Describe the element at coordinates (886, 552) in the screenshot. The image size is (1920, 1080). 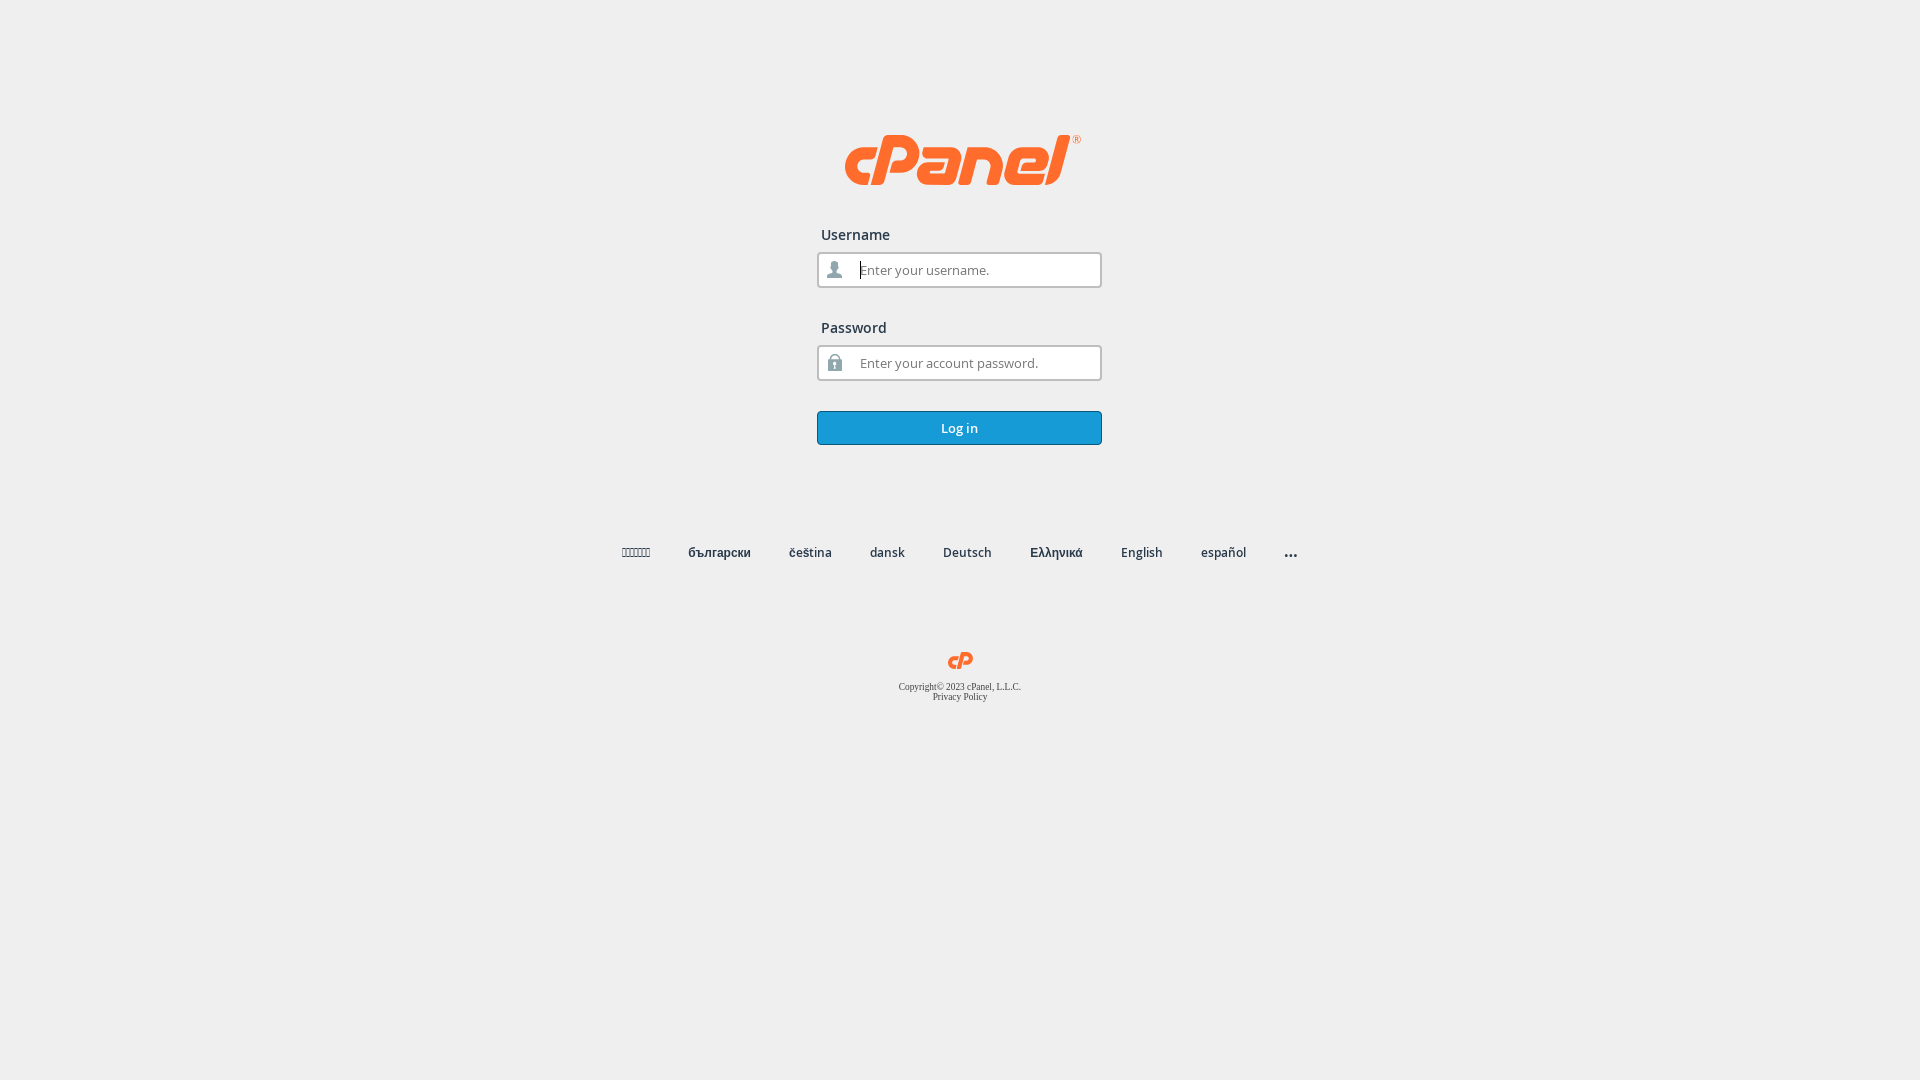
I see `'dansk'` at that location.